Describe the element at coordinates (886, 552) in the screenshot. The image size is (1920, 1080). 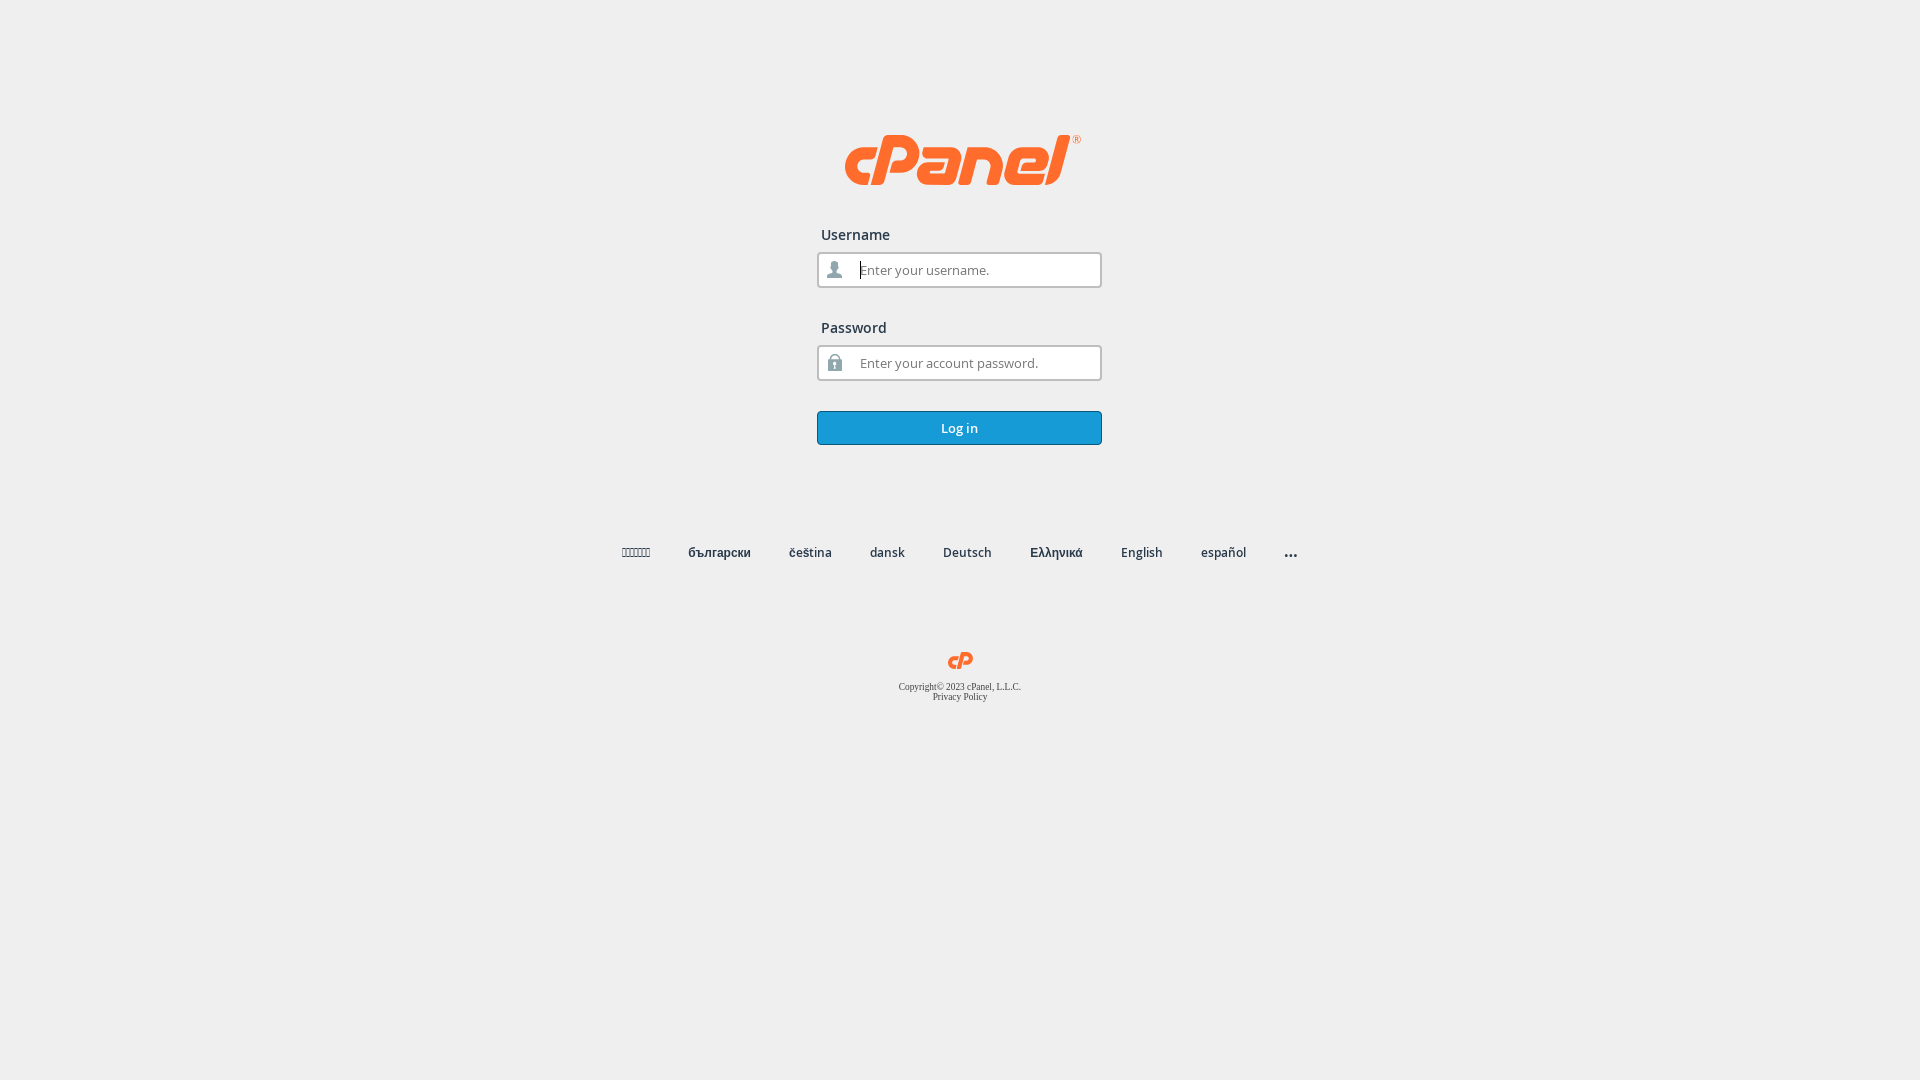
I see `'dansk'` at that location.